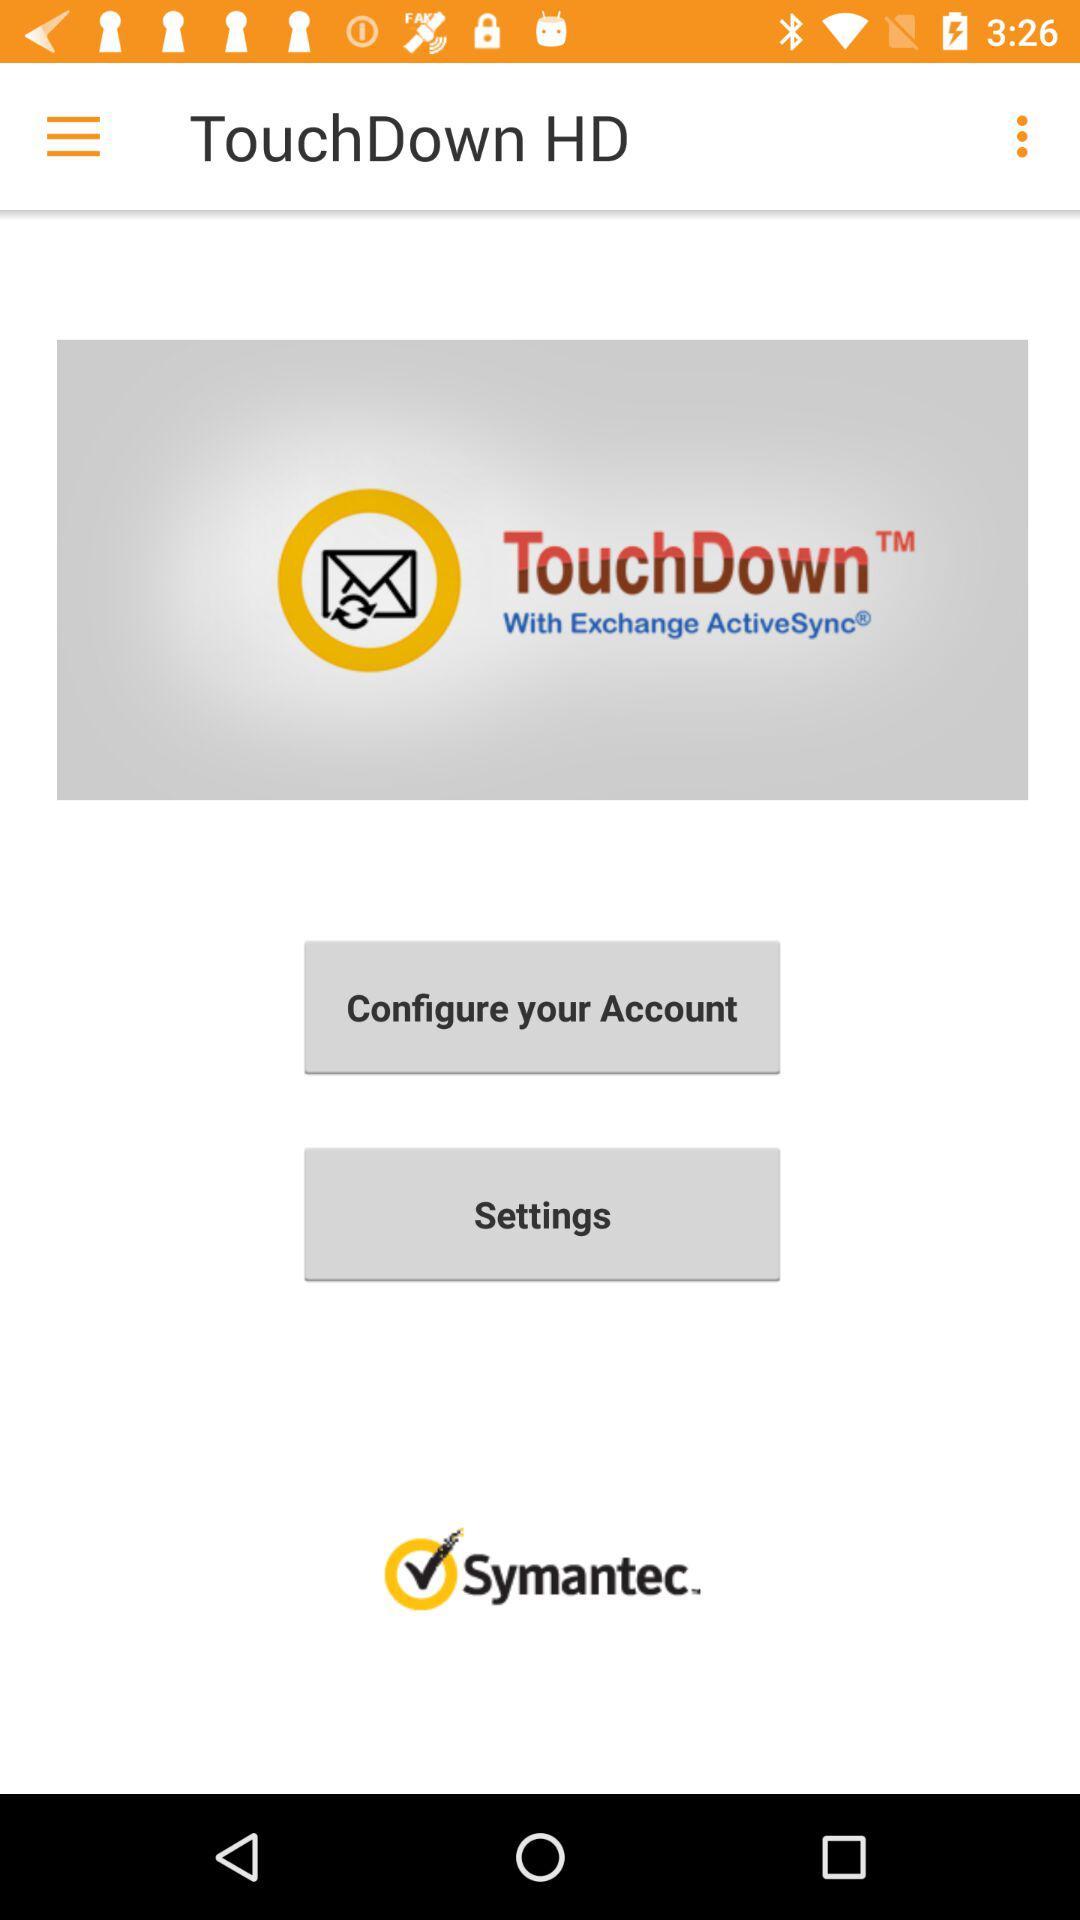 The width and height of the screenshot is (1080, 1920). I want to click on settings, so click(542, 1213).